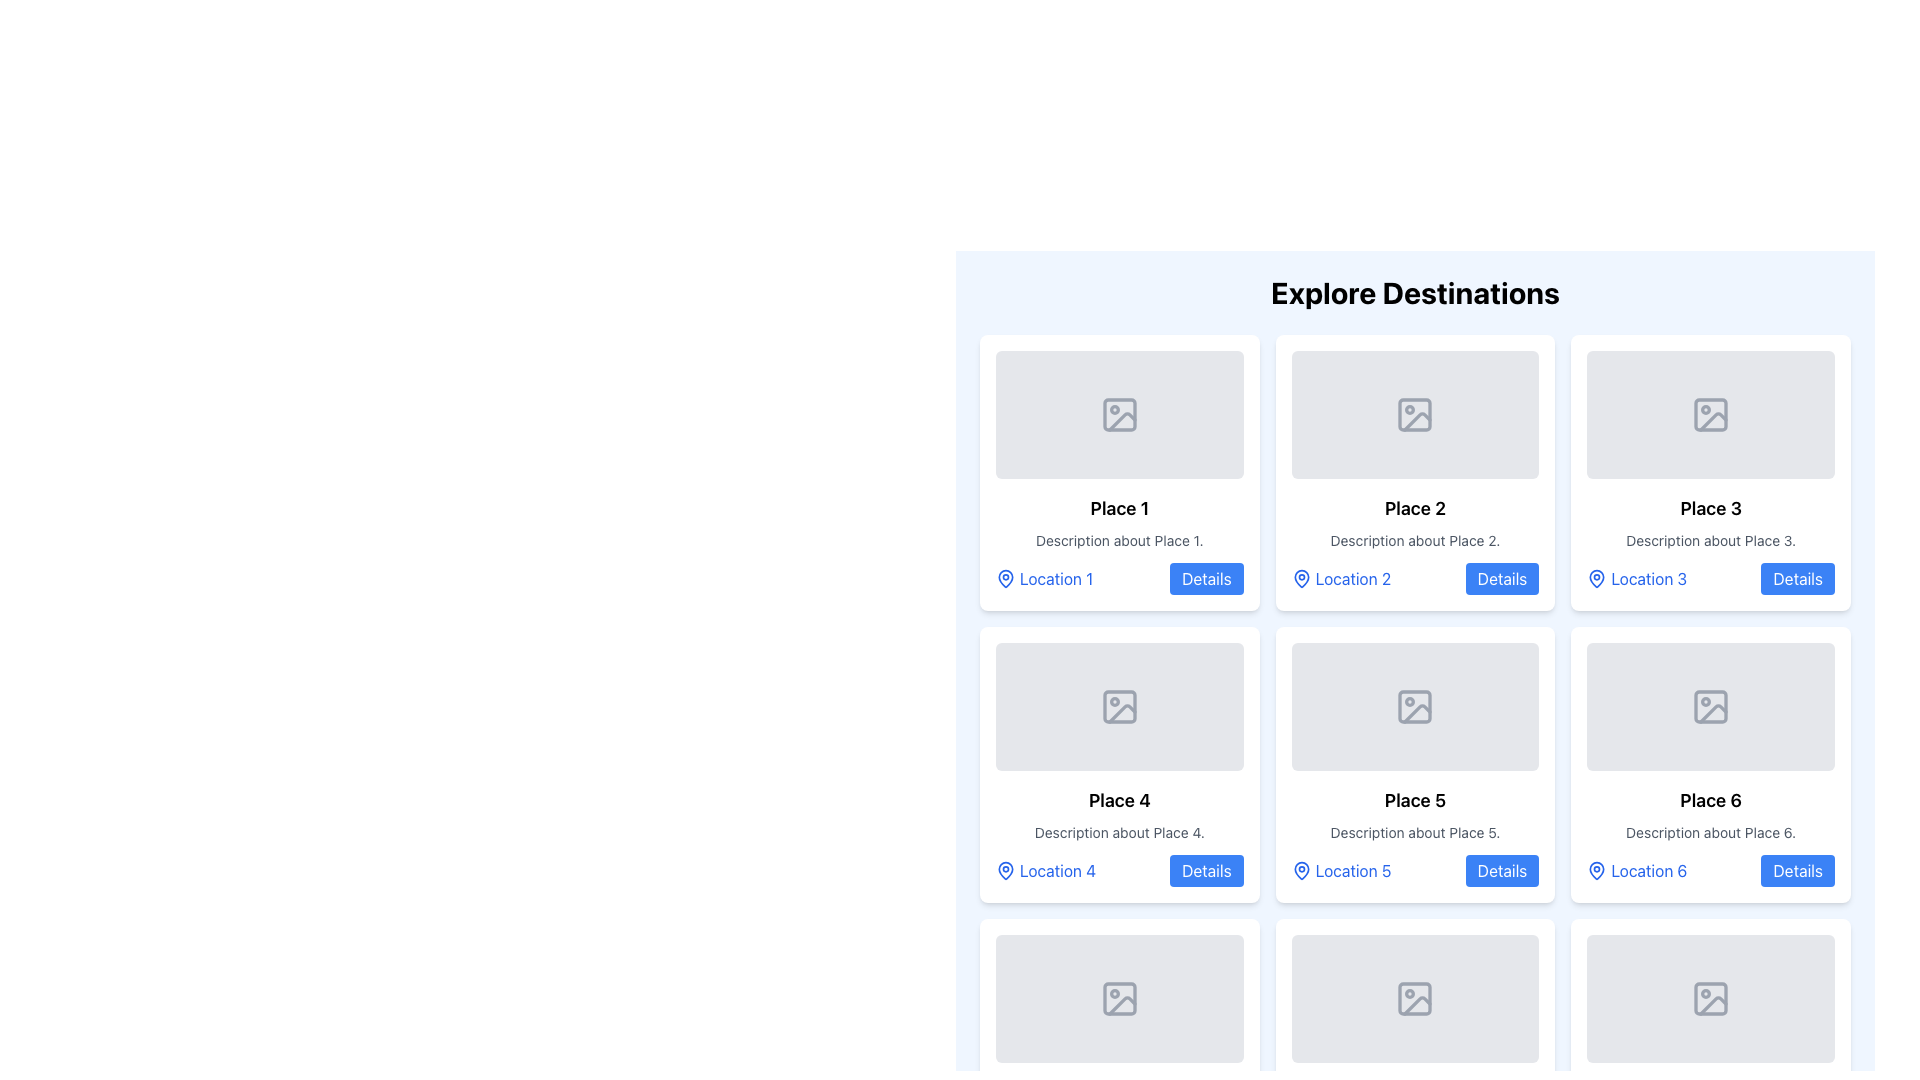 This screenshot has width=1920, height=1080. I want to click on the 'Details' button for 'Place 6', which is the sixth button in the series and located at the bottom-right of its card, so click(1798, 870).